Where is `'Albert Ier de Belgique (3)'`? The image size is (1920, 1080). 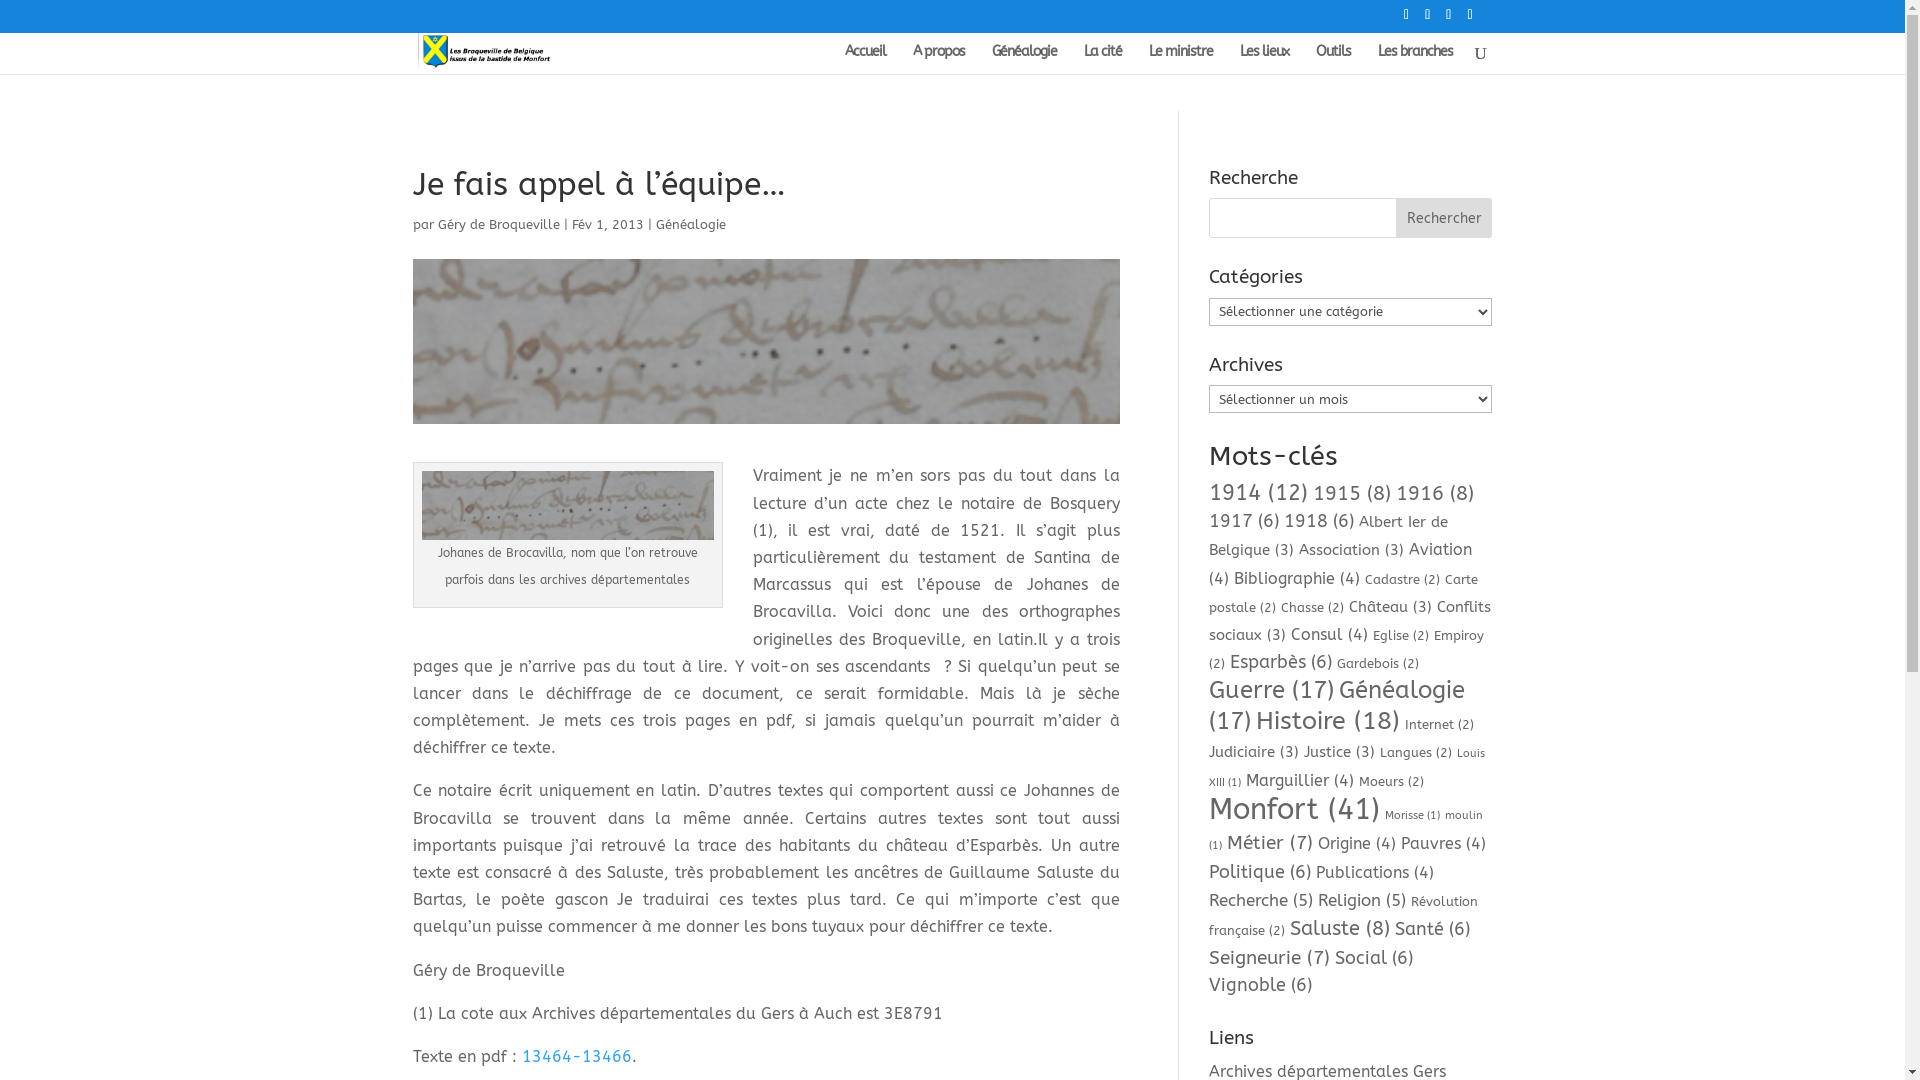 'Albert Ier de Belgique (3)' is located at coordinates (1328, 535).